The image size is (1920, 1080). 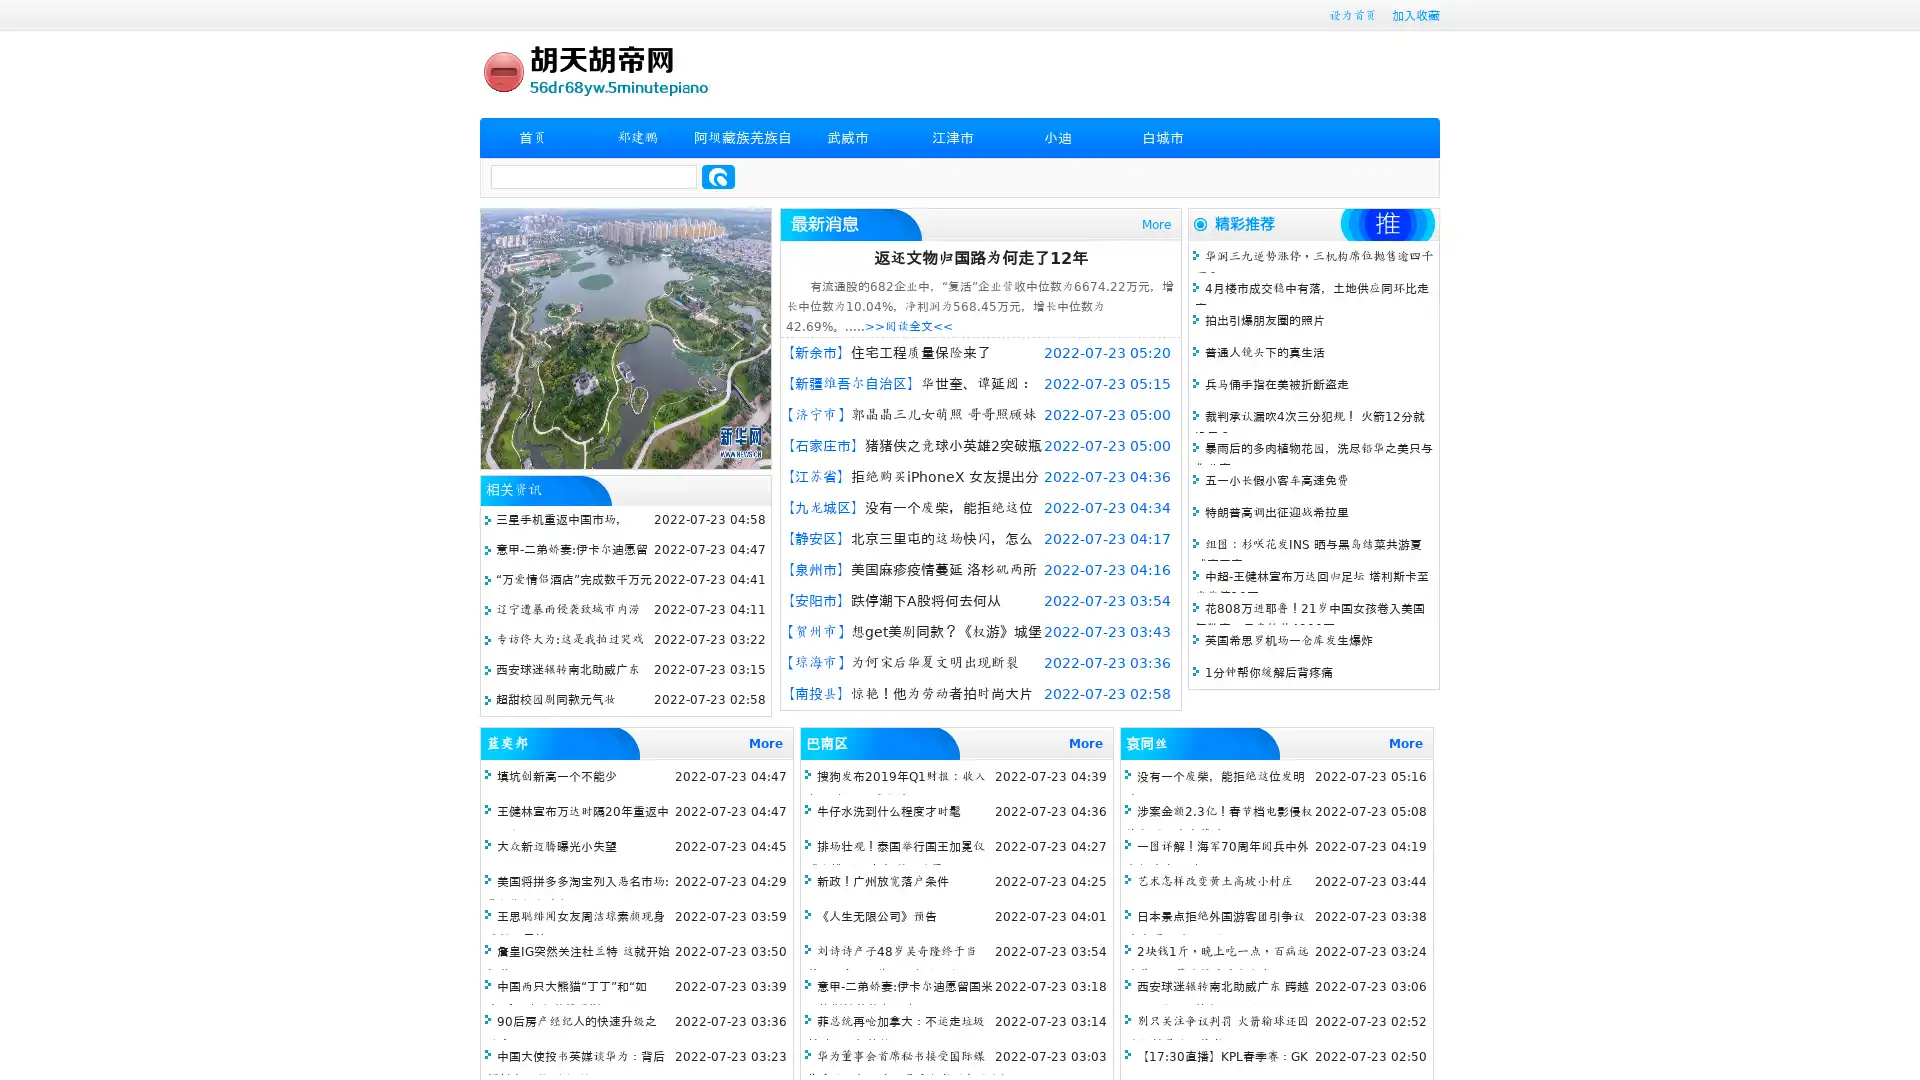 What do you see at coordinates (718, 176) in the screenshot?
I see `Search` at bounding box center [718, 176].